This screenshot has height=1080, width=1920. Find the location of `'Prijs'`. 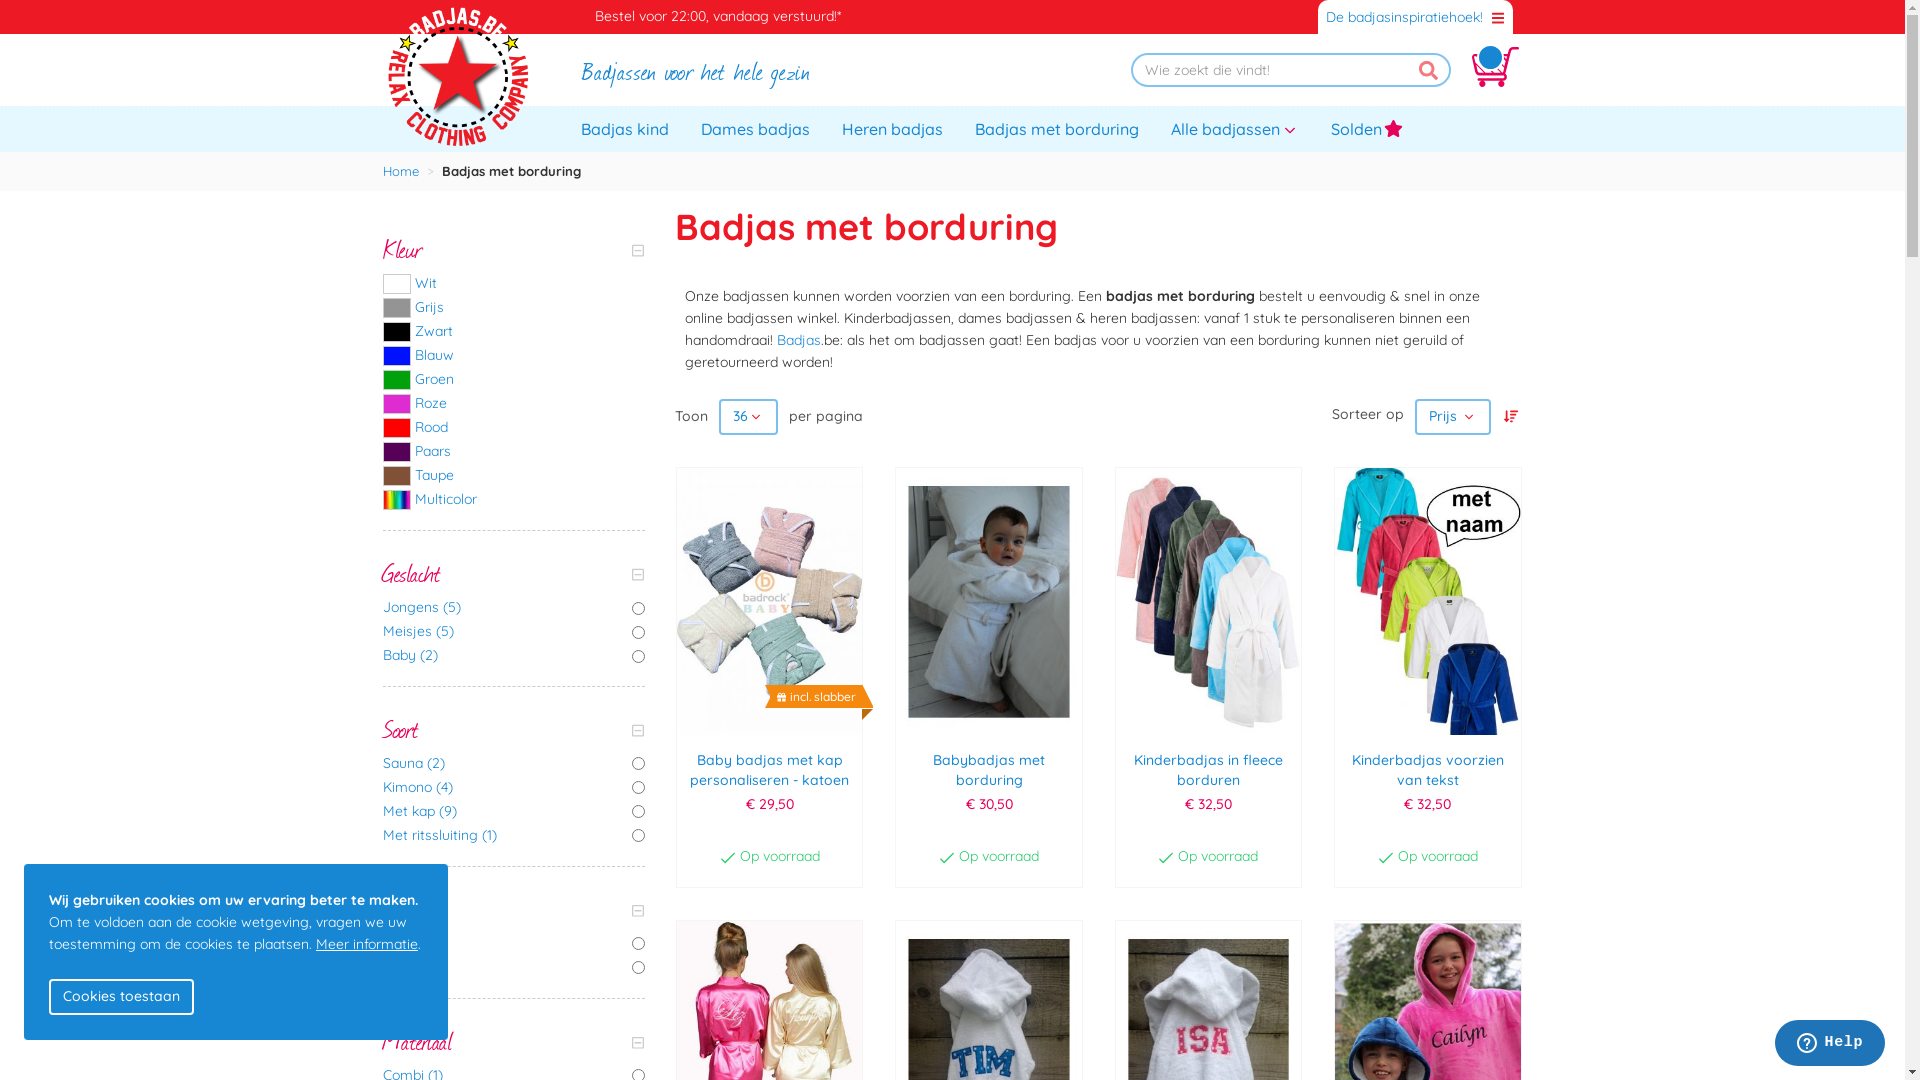

'Prijs' is located at coordinates (1451, 415).